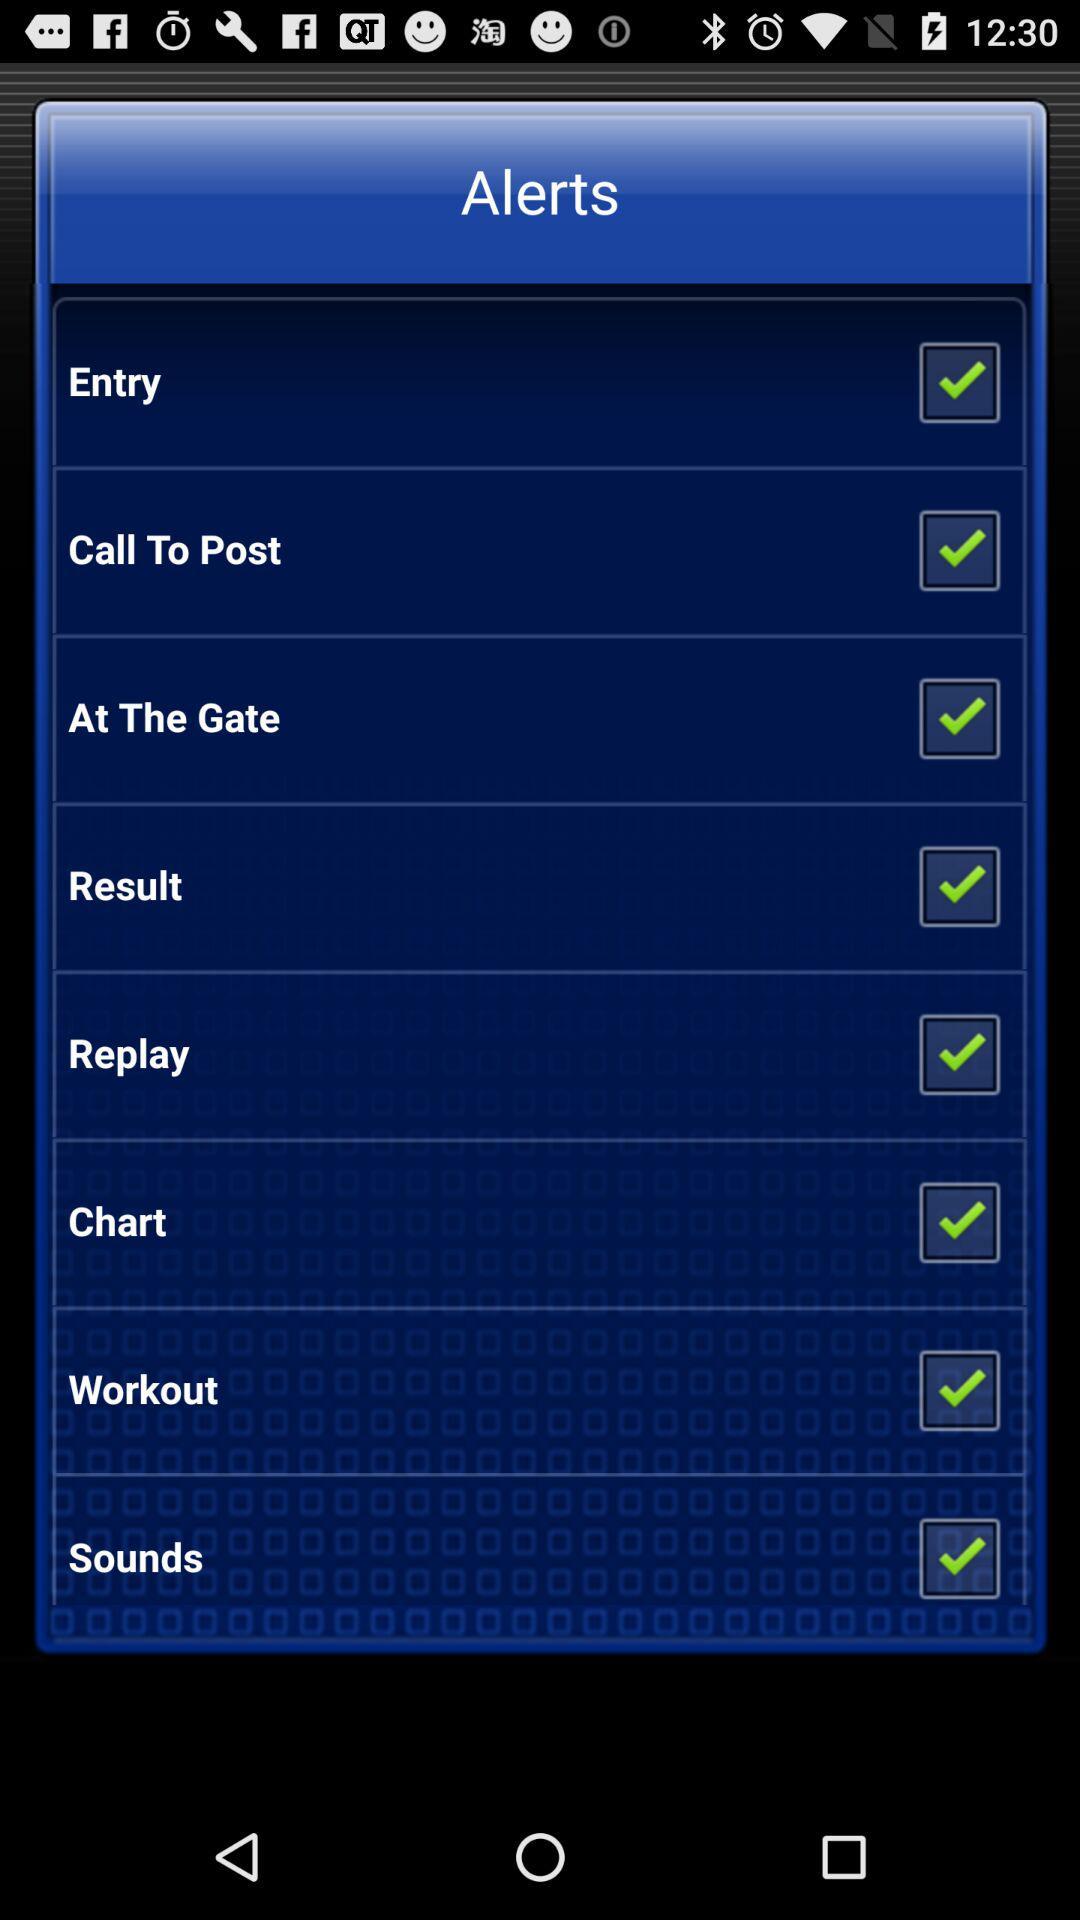  What do you see at coordinates (957, 380) in the screenshot?
I see `the item below the alerts item` at bounding box center [957, 380].